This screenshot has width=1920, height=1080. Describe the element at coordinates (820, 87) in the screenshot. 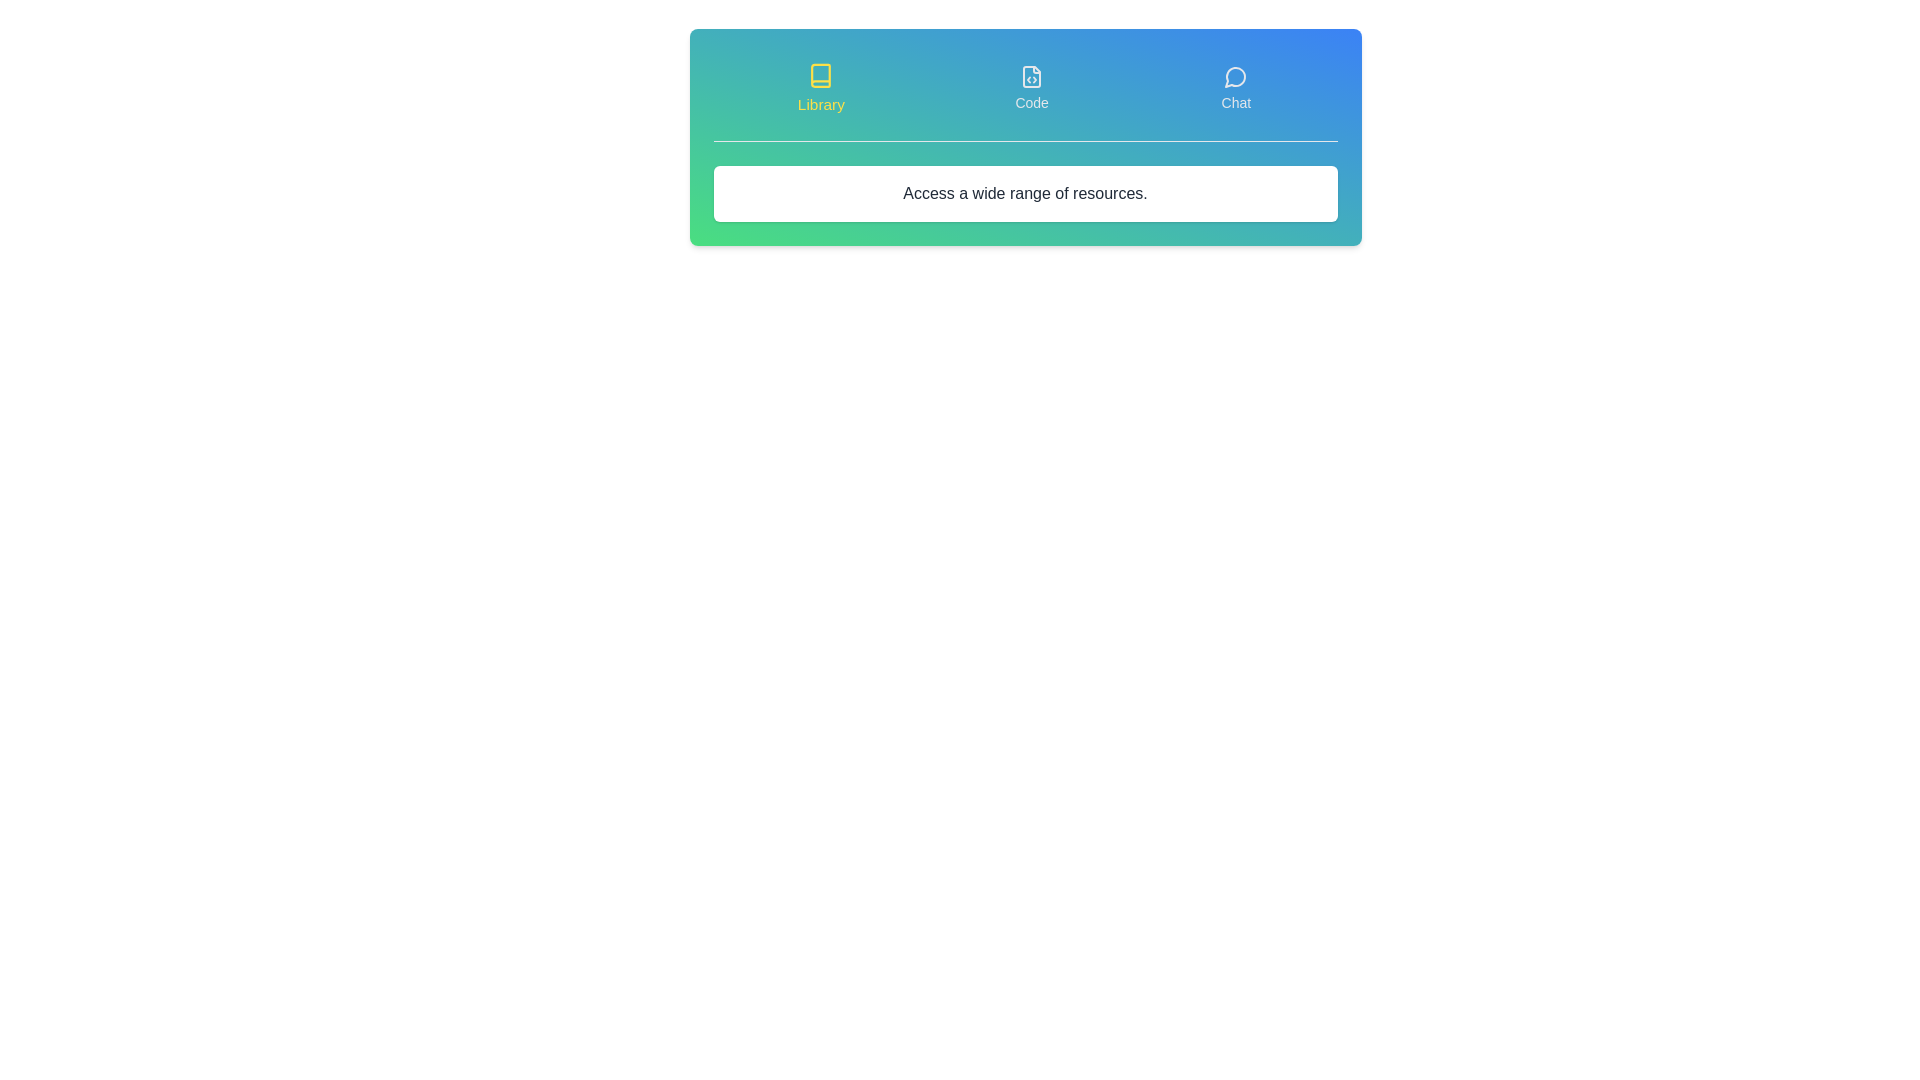

I see `the tab labeled Library to select it` at that location.